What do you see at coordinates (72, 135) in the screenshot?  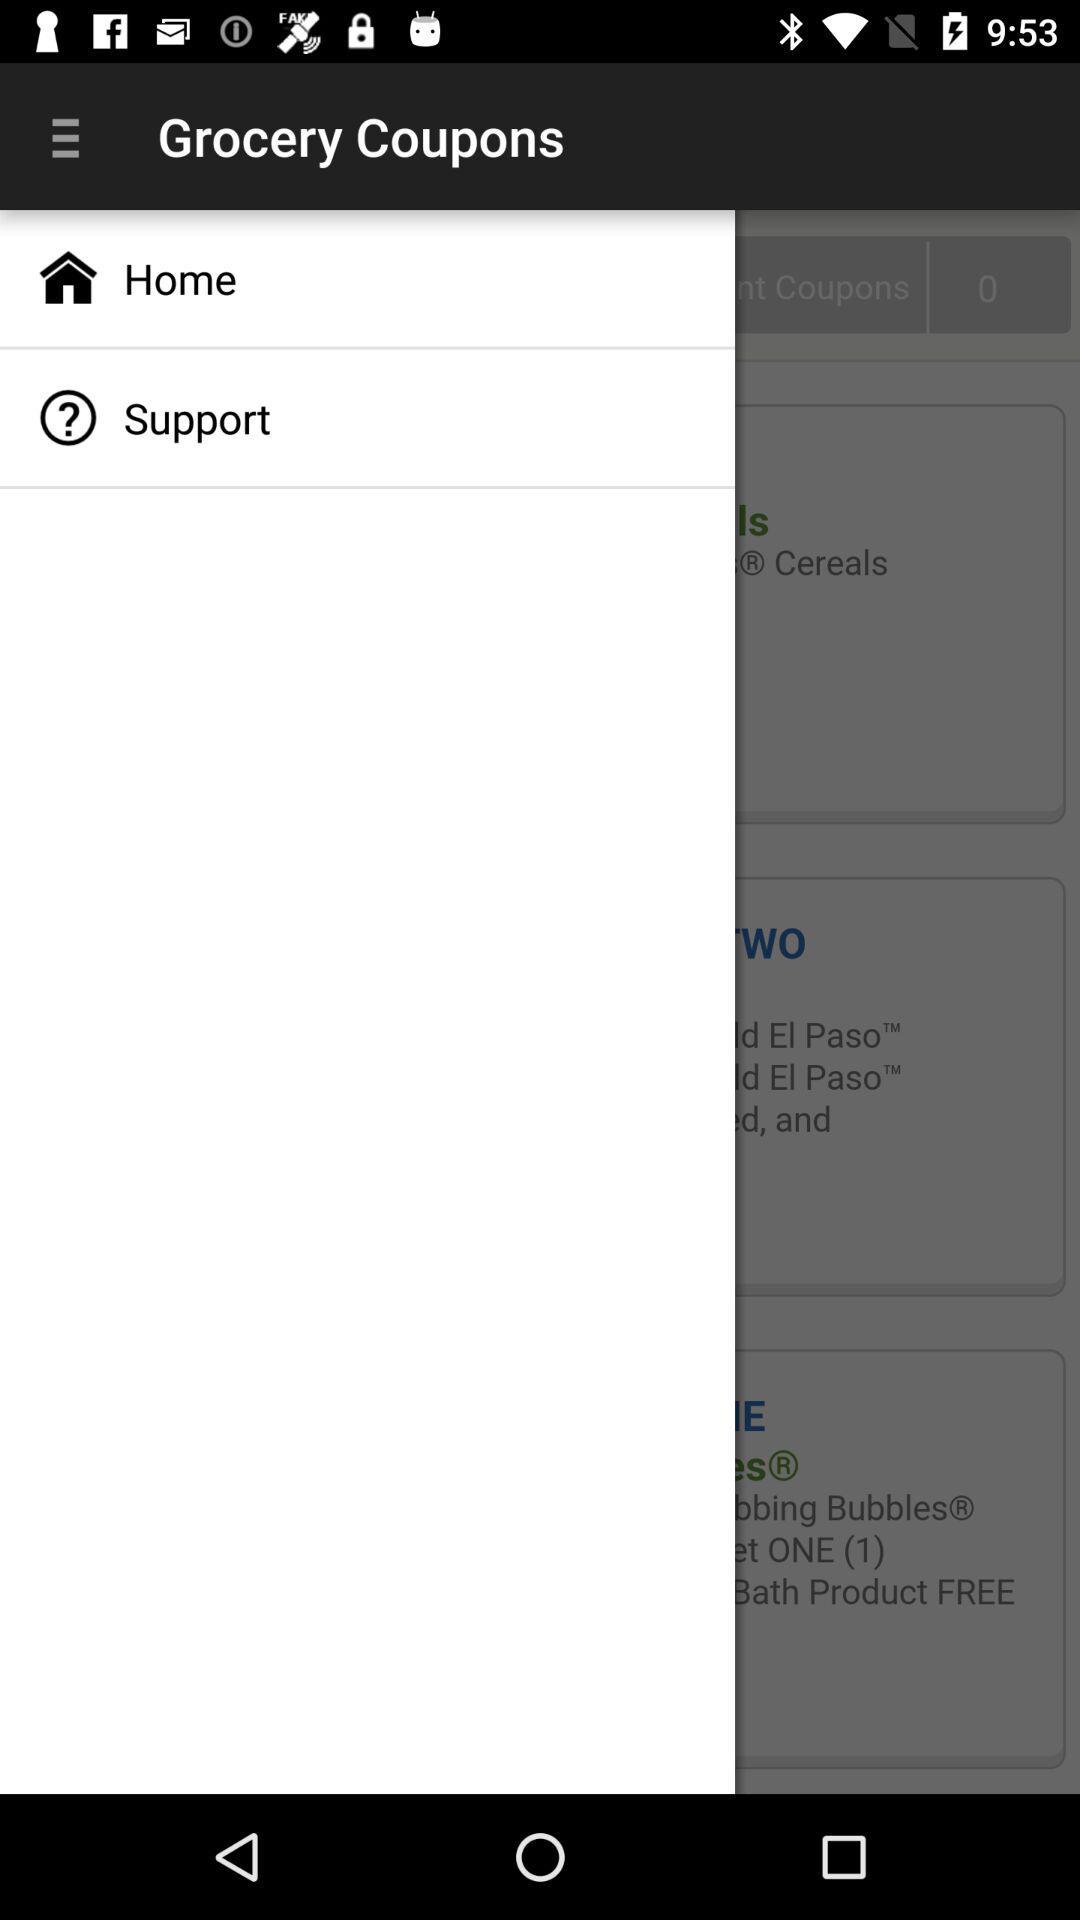 I see `the item next to grocery coupons` at bounding box center [72, 135].